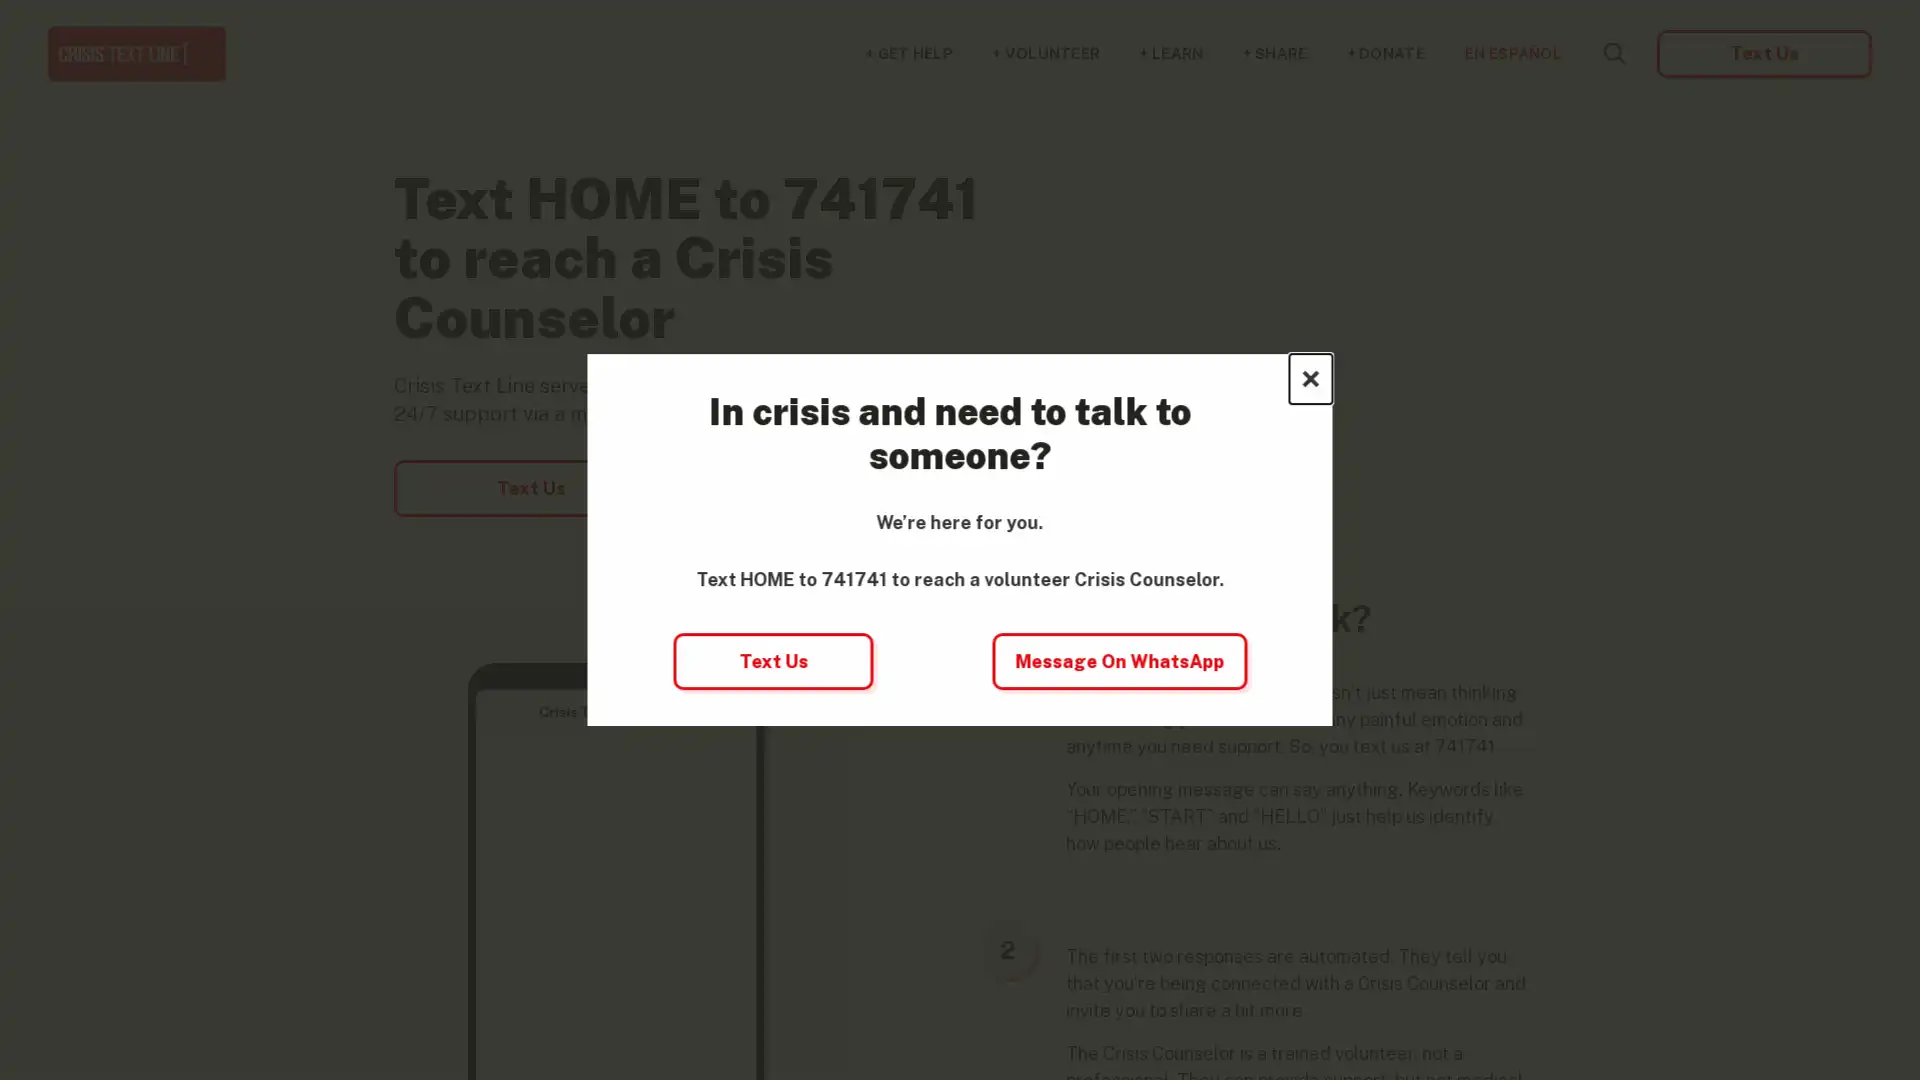 This screenshot has height=1080, width=1920. What do you see at coordinates (1310, 378) in the screenshot?
I see `Close this dialog window` at bounding box center [1310, 378].